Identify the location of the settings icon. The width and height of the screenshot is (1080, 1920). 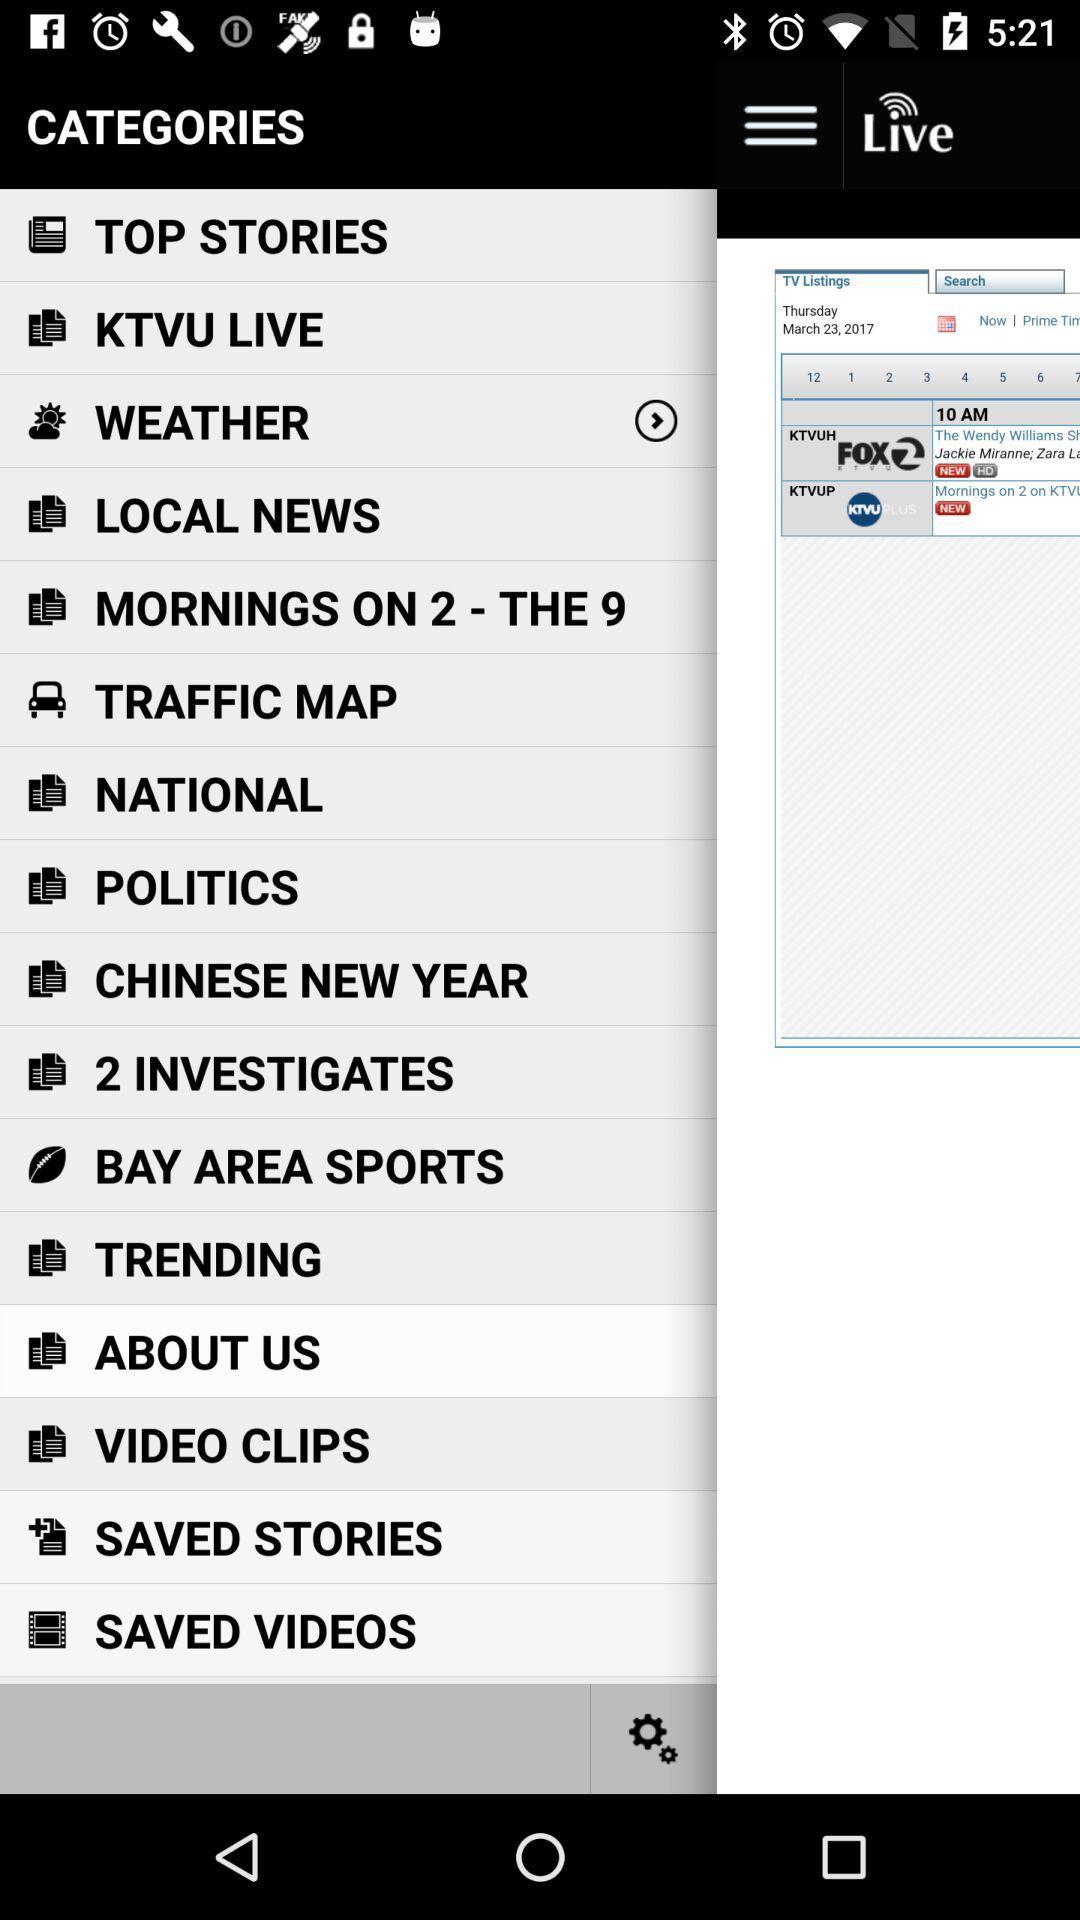
(654, 1737).